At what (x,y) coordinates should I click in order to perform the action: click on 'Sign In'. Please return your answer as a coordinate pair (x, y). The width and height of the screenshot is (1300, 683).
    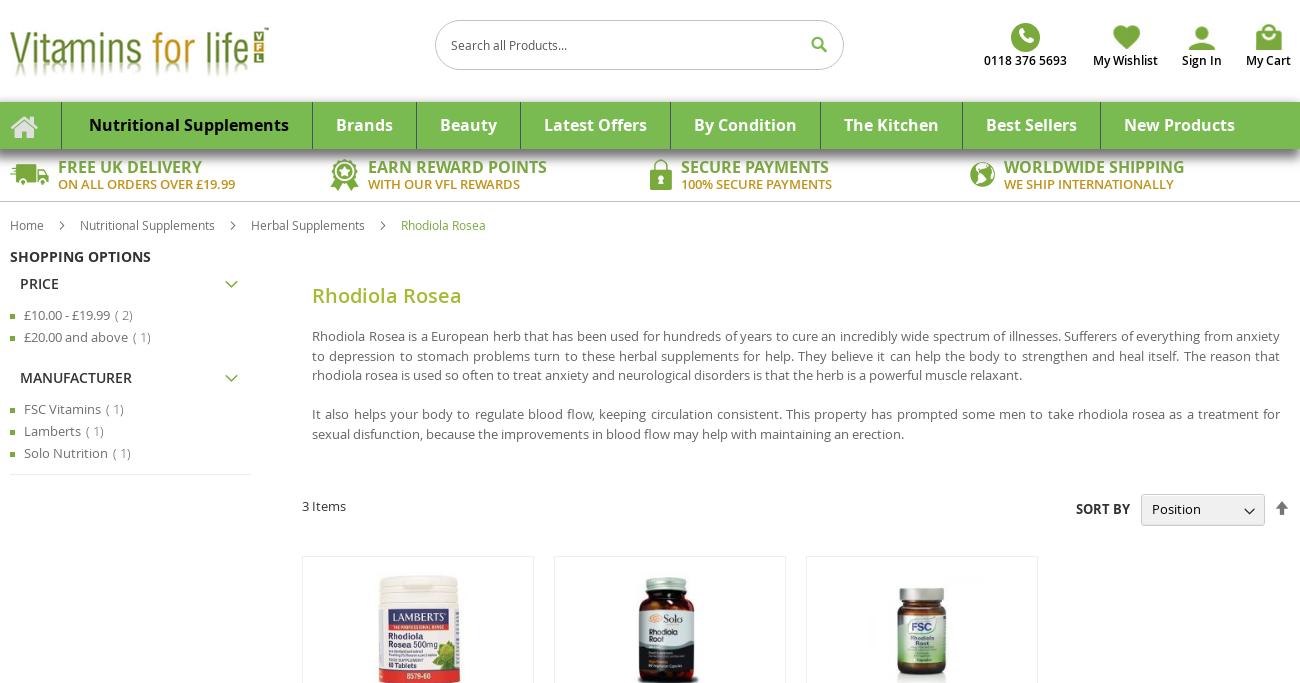
    Looking at the image, I should click on (1200, 60).